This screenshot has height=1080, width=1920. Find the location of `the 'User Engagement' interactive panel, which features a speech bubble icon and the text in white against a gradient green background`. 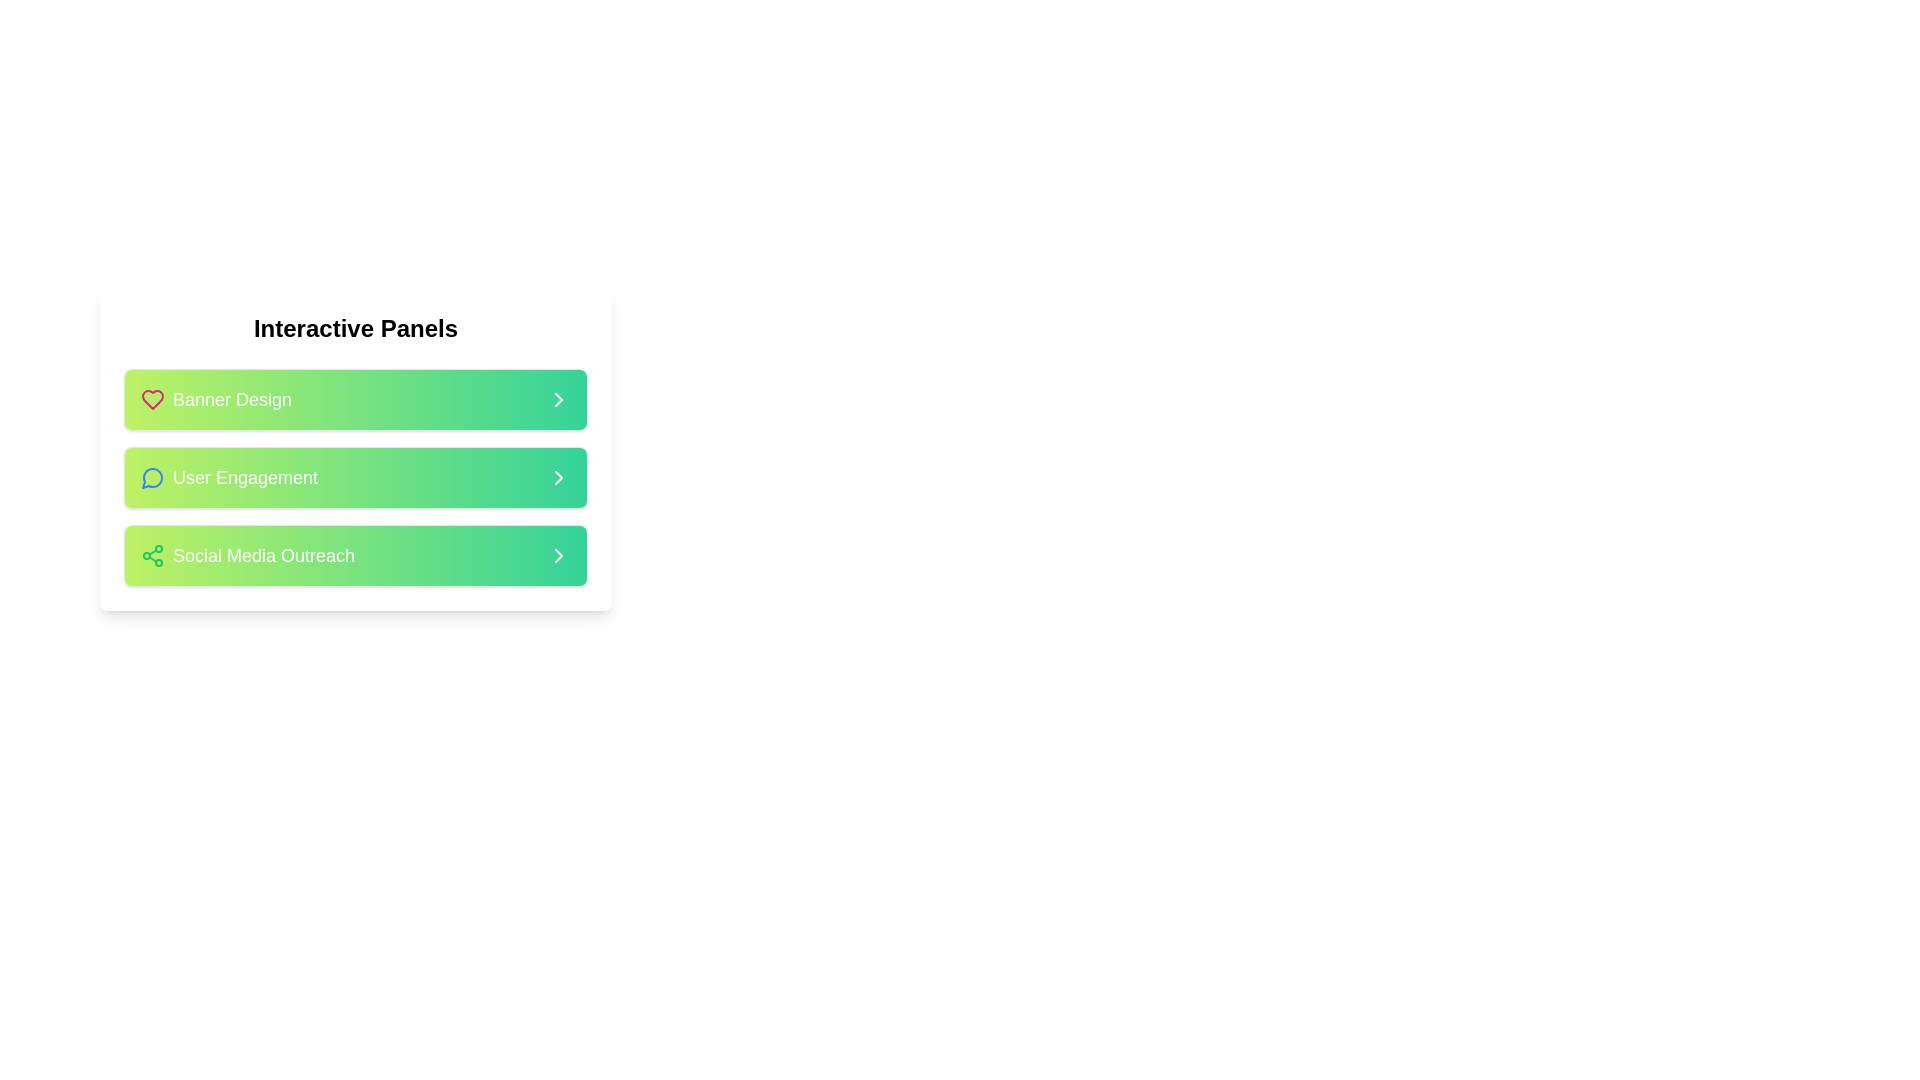

the 'User Engagement' interactive panel, which features a speech bubble icon and the text in white against a gradient green background is located at coordinates (229, 478).